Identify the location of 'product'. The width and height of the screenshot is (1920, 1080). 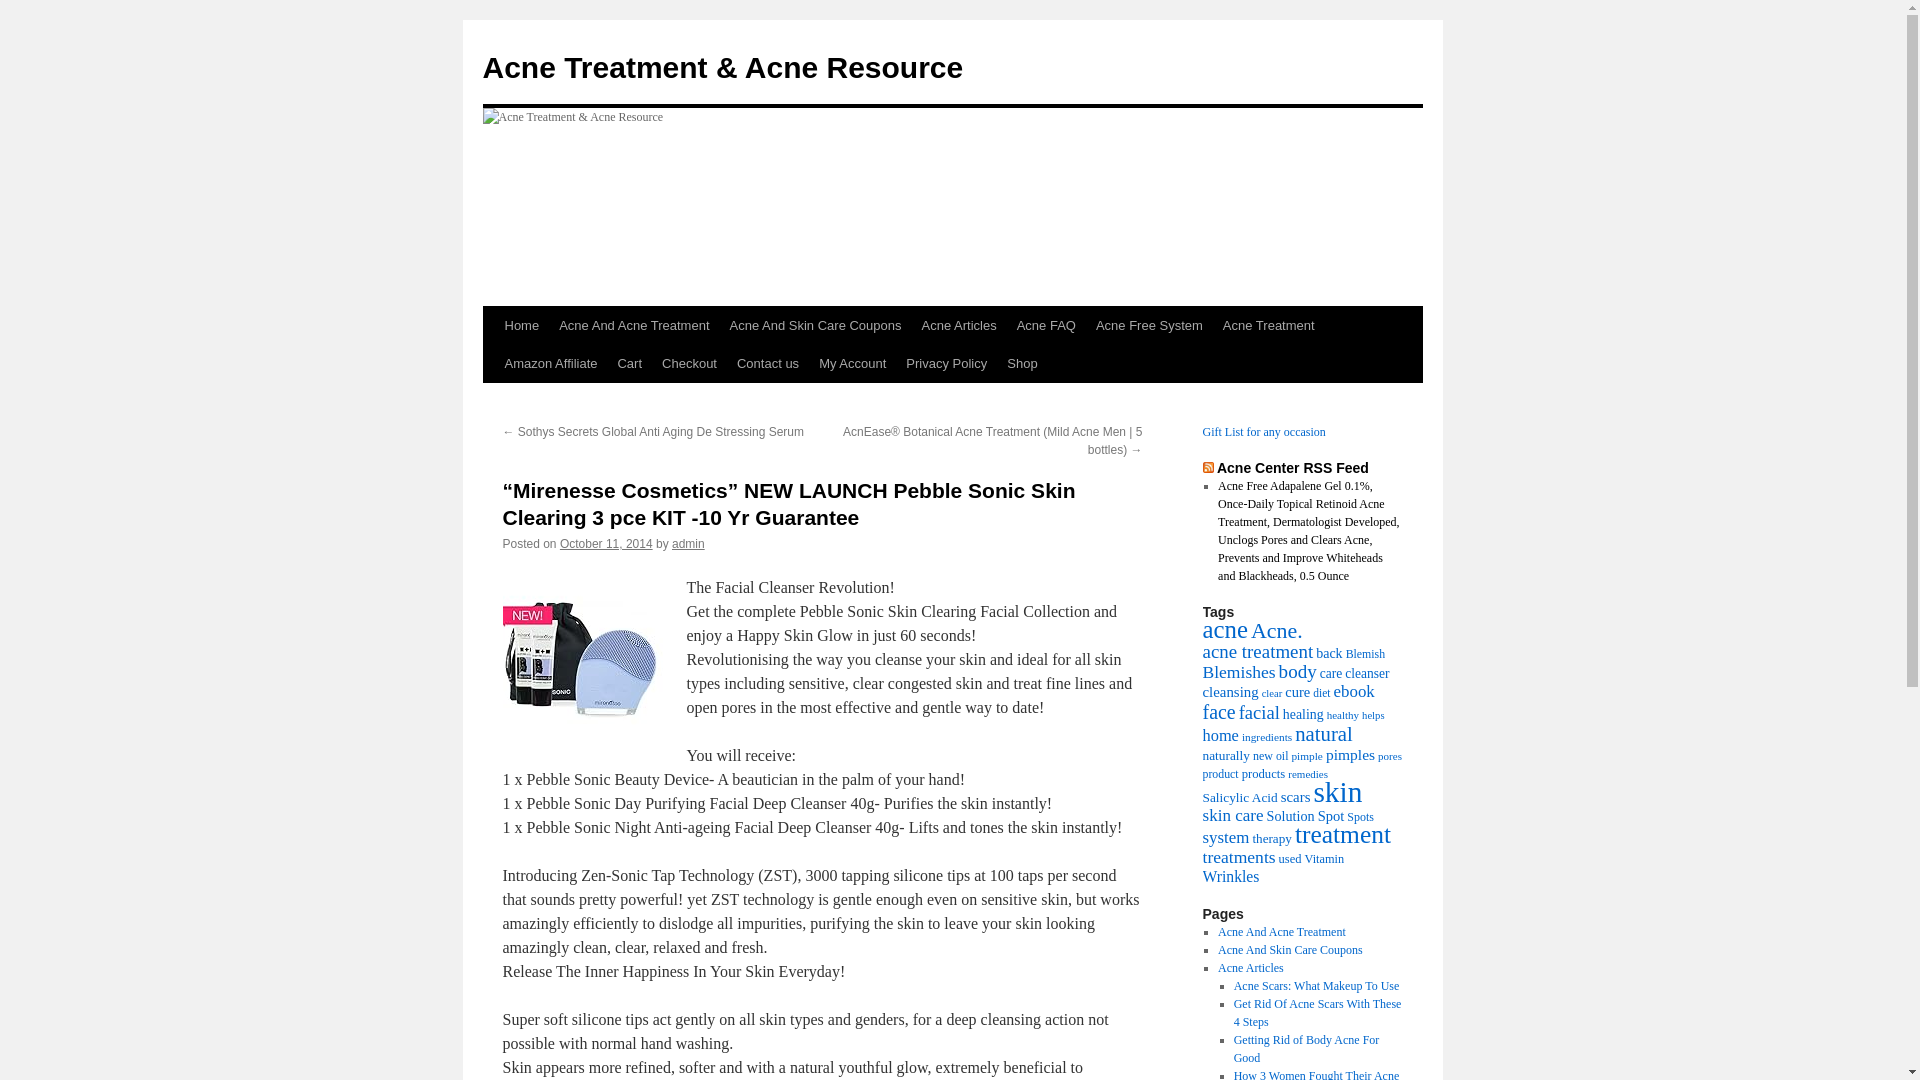
(1218, 773).